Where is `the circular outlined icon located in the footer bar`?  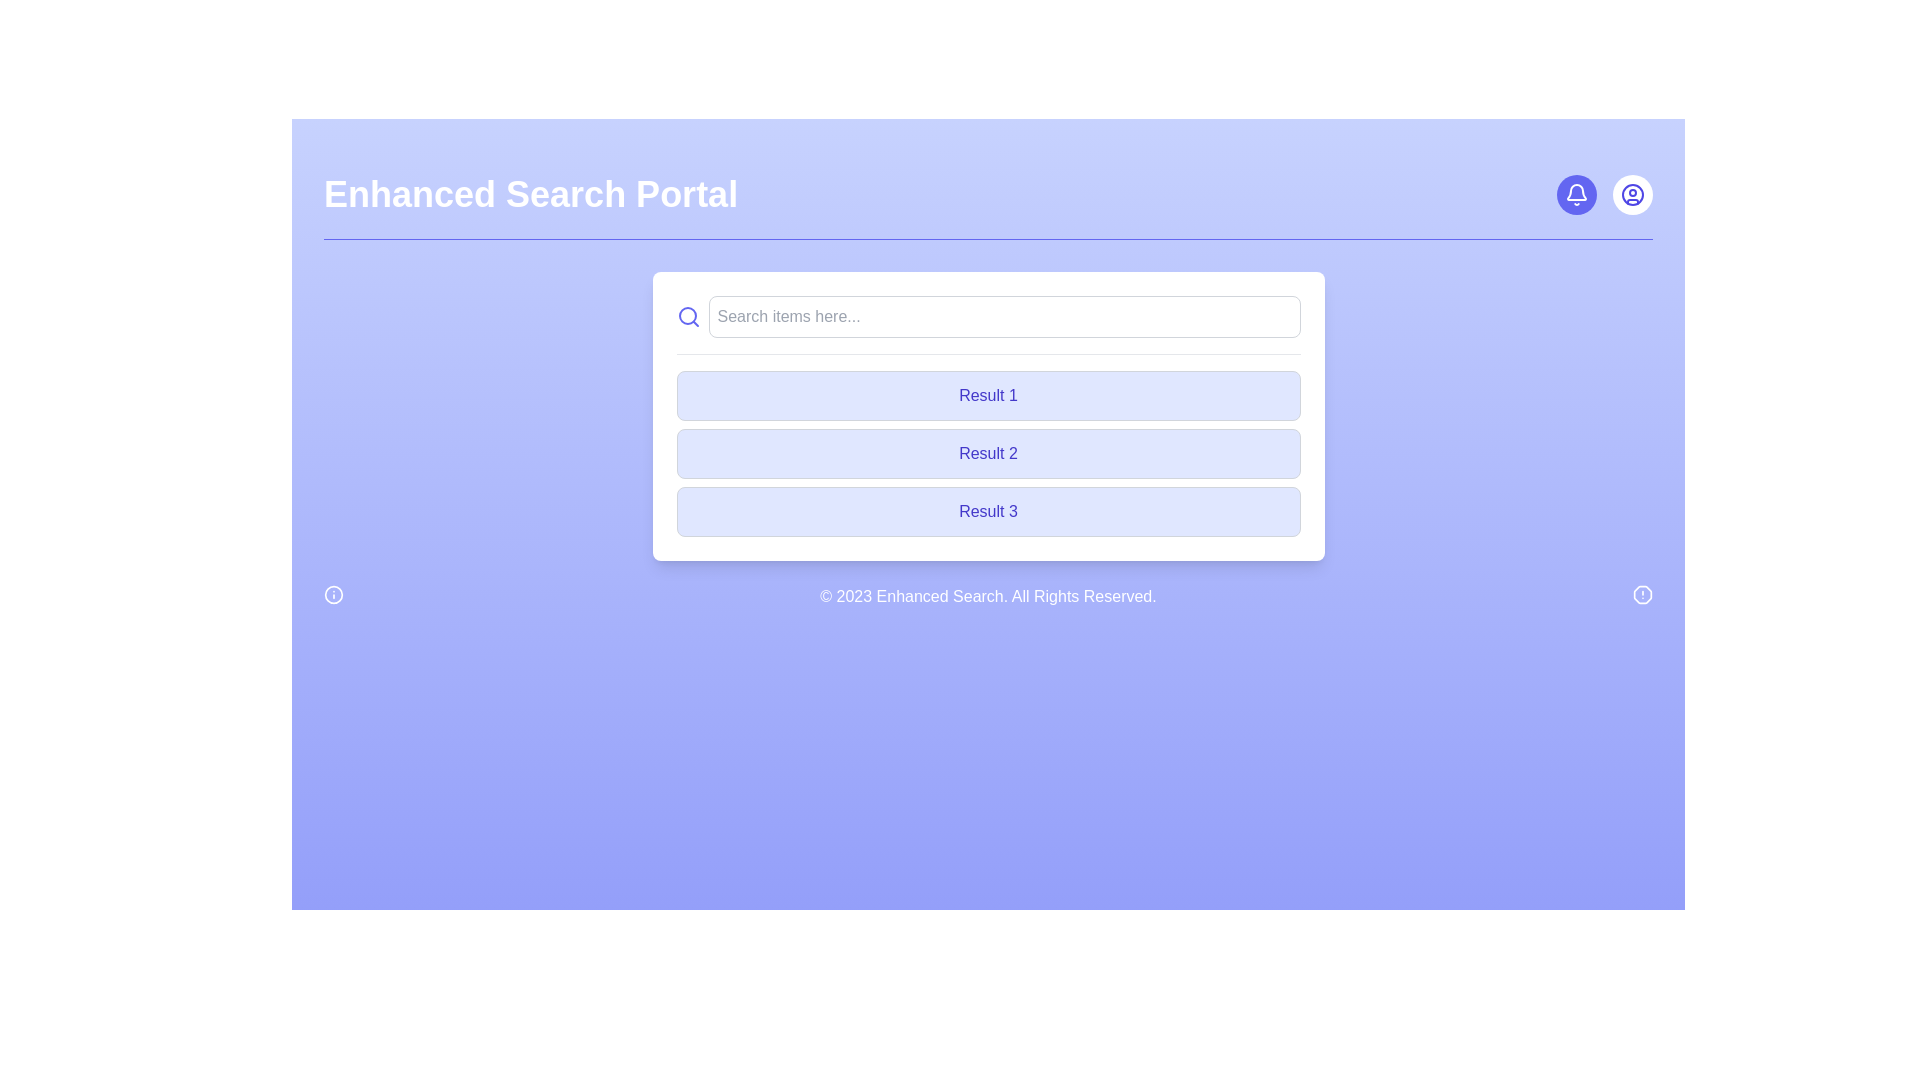
the circular outlined icon located in the footer bar is located at coordinates (334, 593).